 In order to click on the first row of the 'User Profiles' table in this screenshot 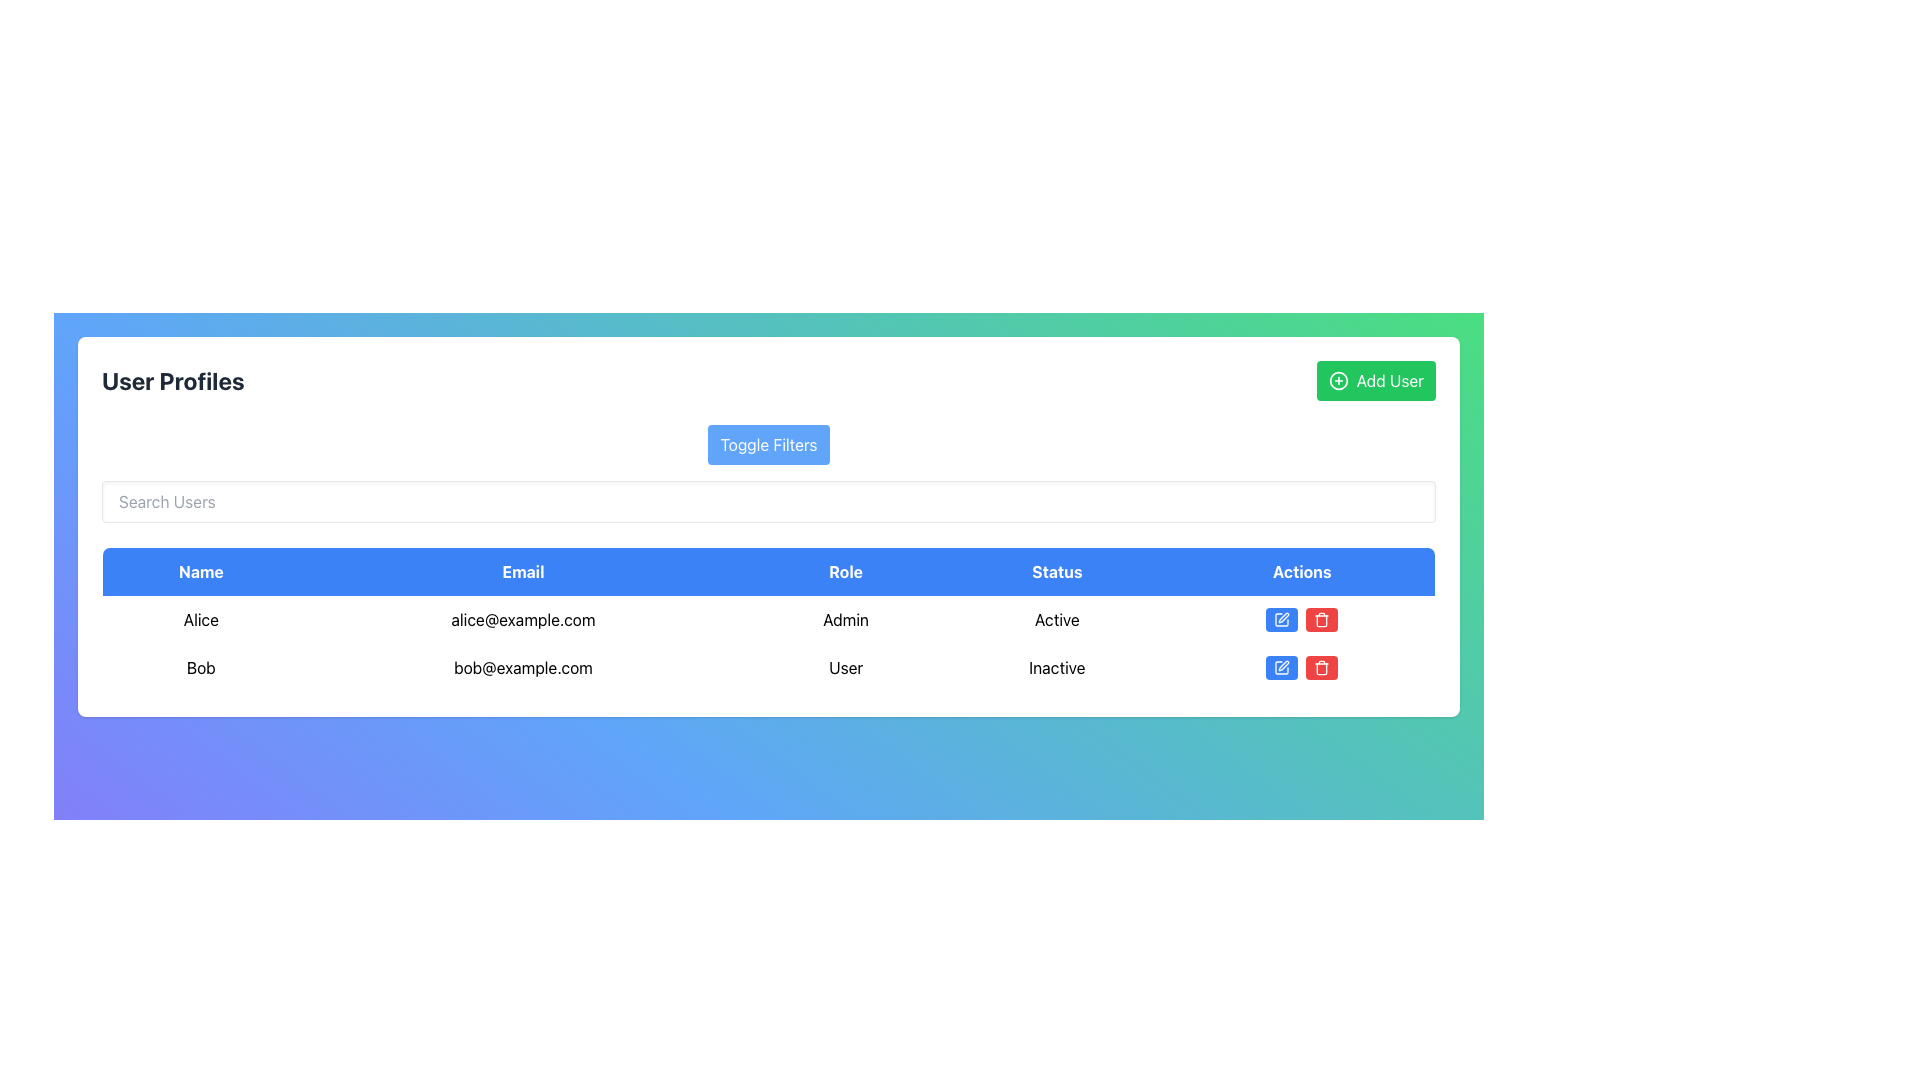, I will do `click(767, 619)`.